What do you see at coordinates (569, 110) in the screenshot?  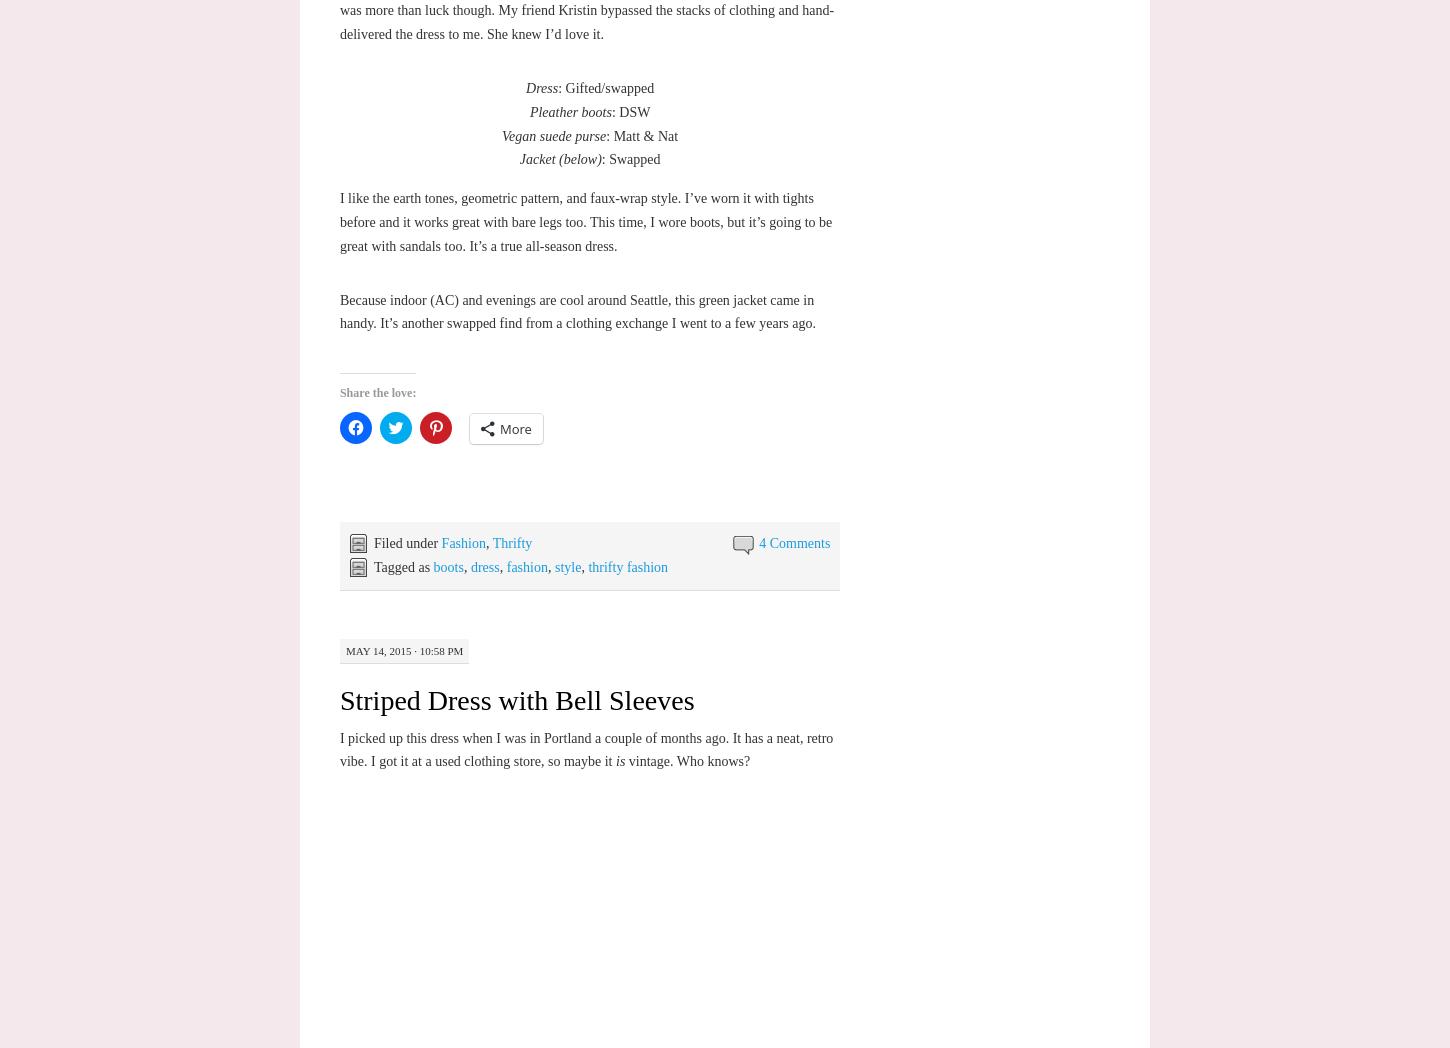 I see `'Pleather boots'` at bounding box center [569, 110].